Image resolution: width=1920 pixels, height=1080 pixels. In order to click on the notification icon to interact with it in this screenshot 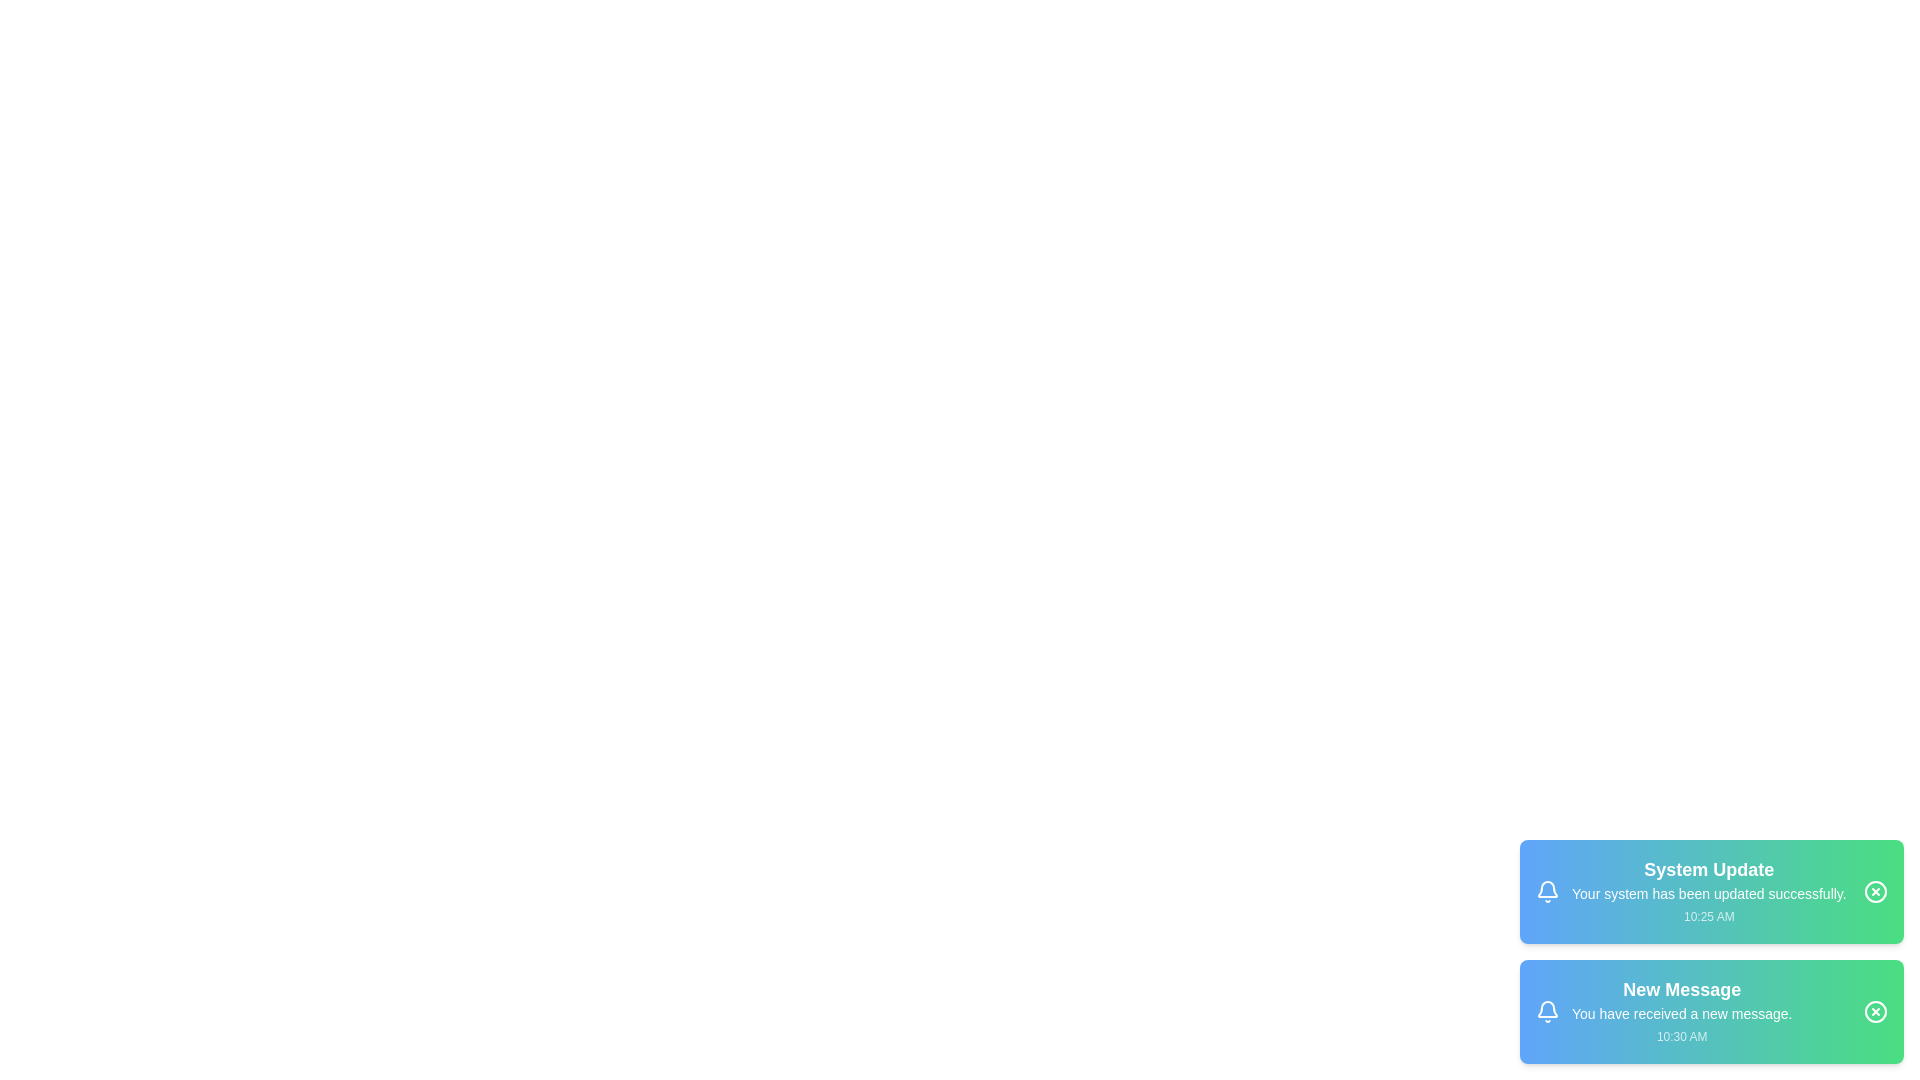, I will do `click(1547, 890)`.